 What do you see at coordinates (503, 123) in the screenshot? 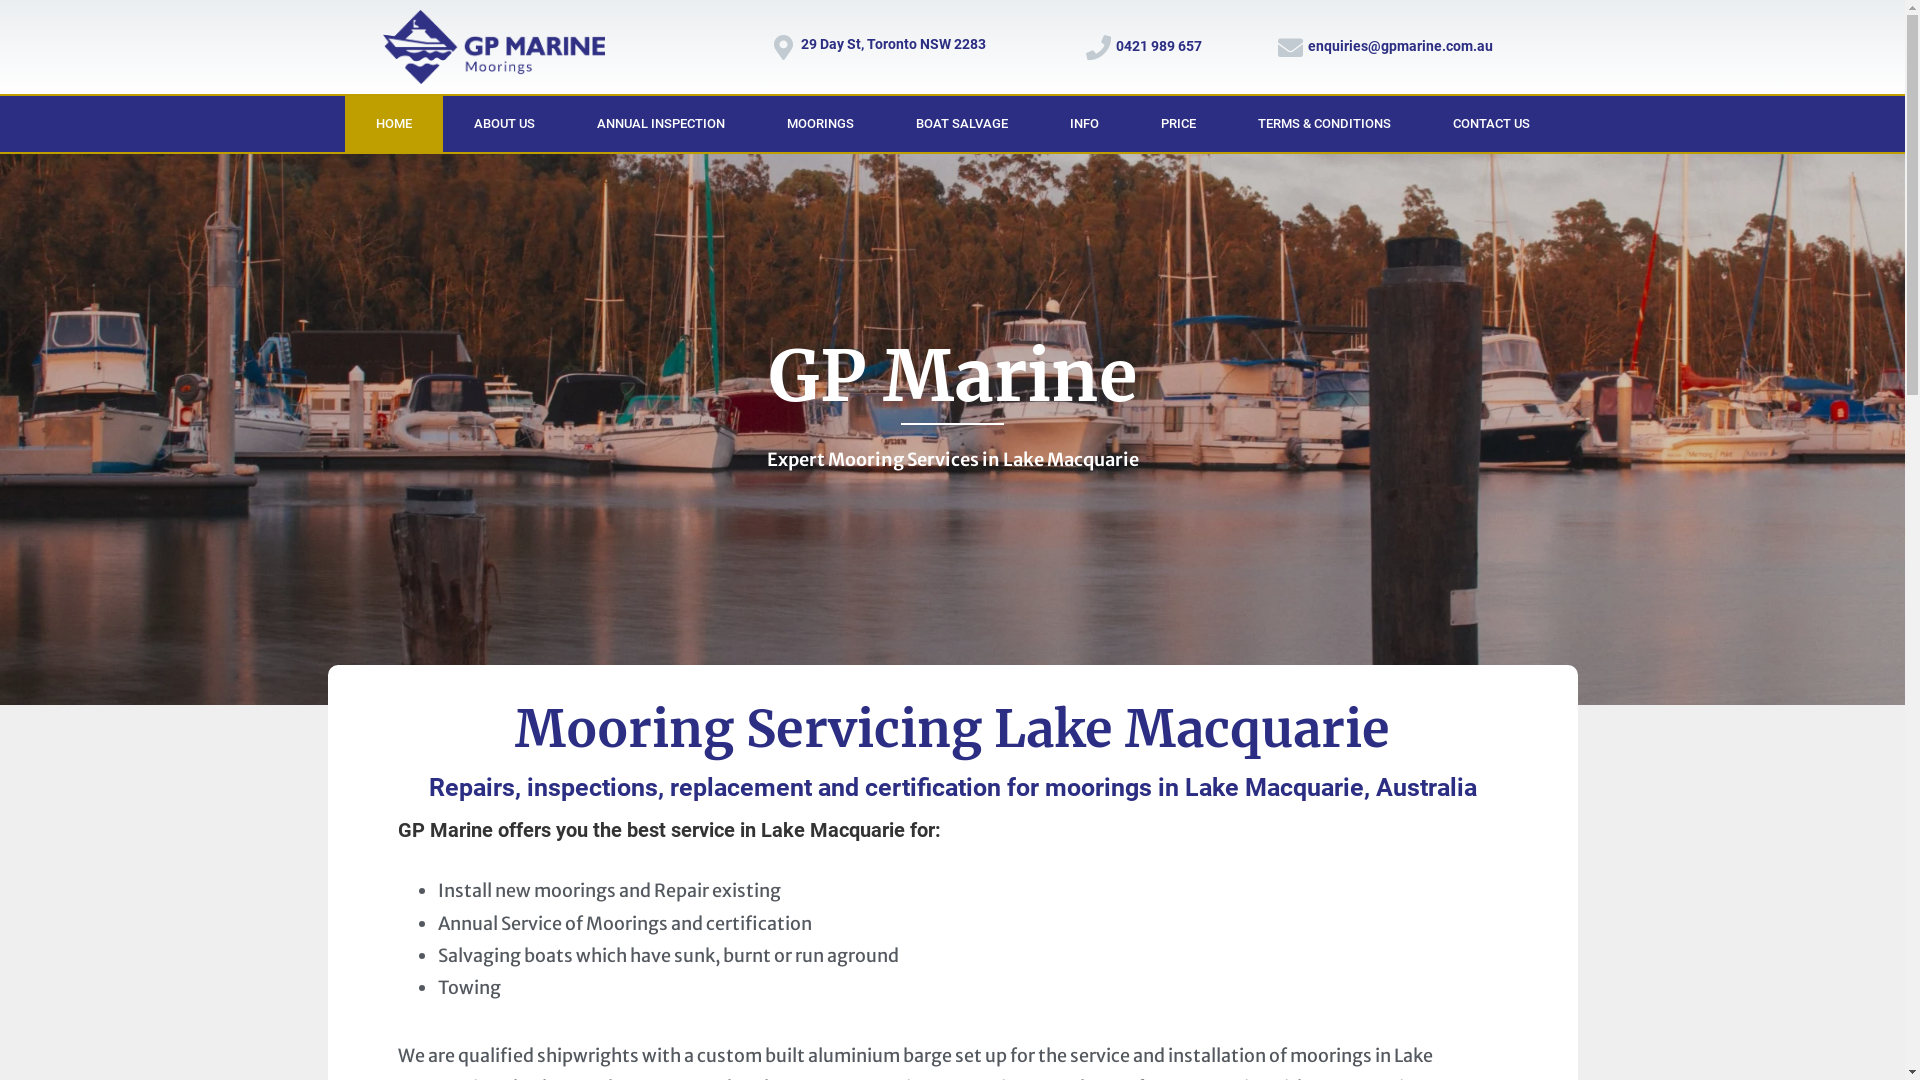
I see `'ABOUT US'` at bounding box center [503, 123].